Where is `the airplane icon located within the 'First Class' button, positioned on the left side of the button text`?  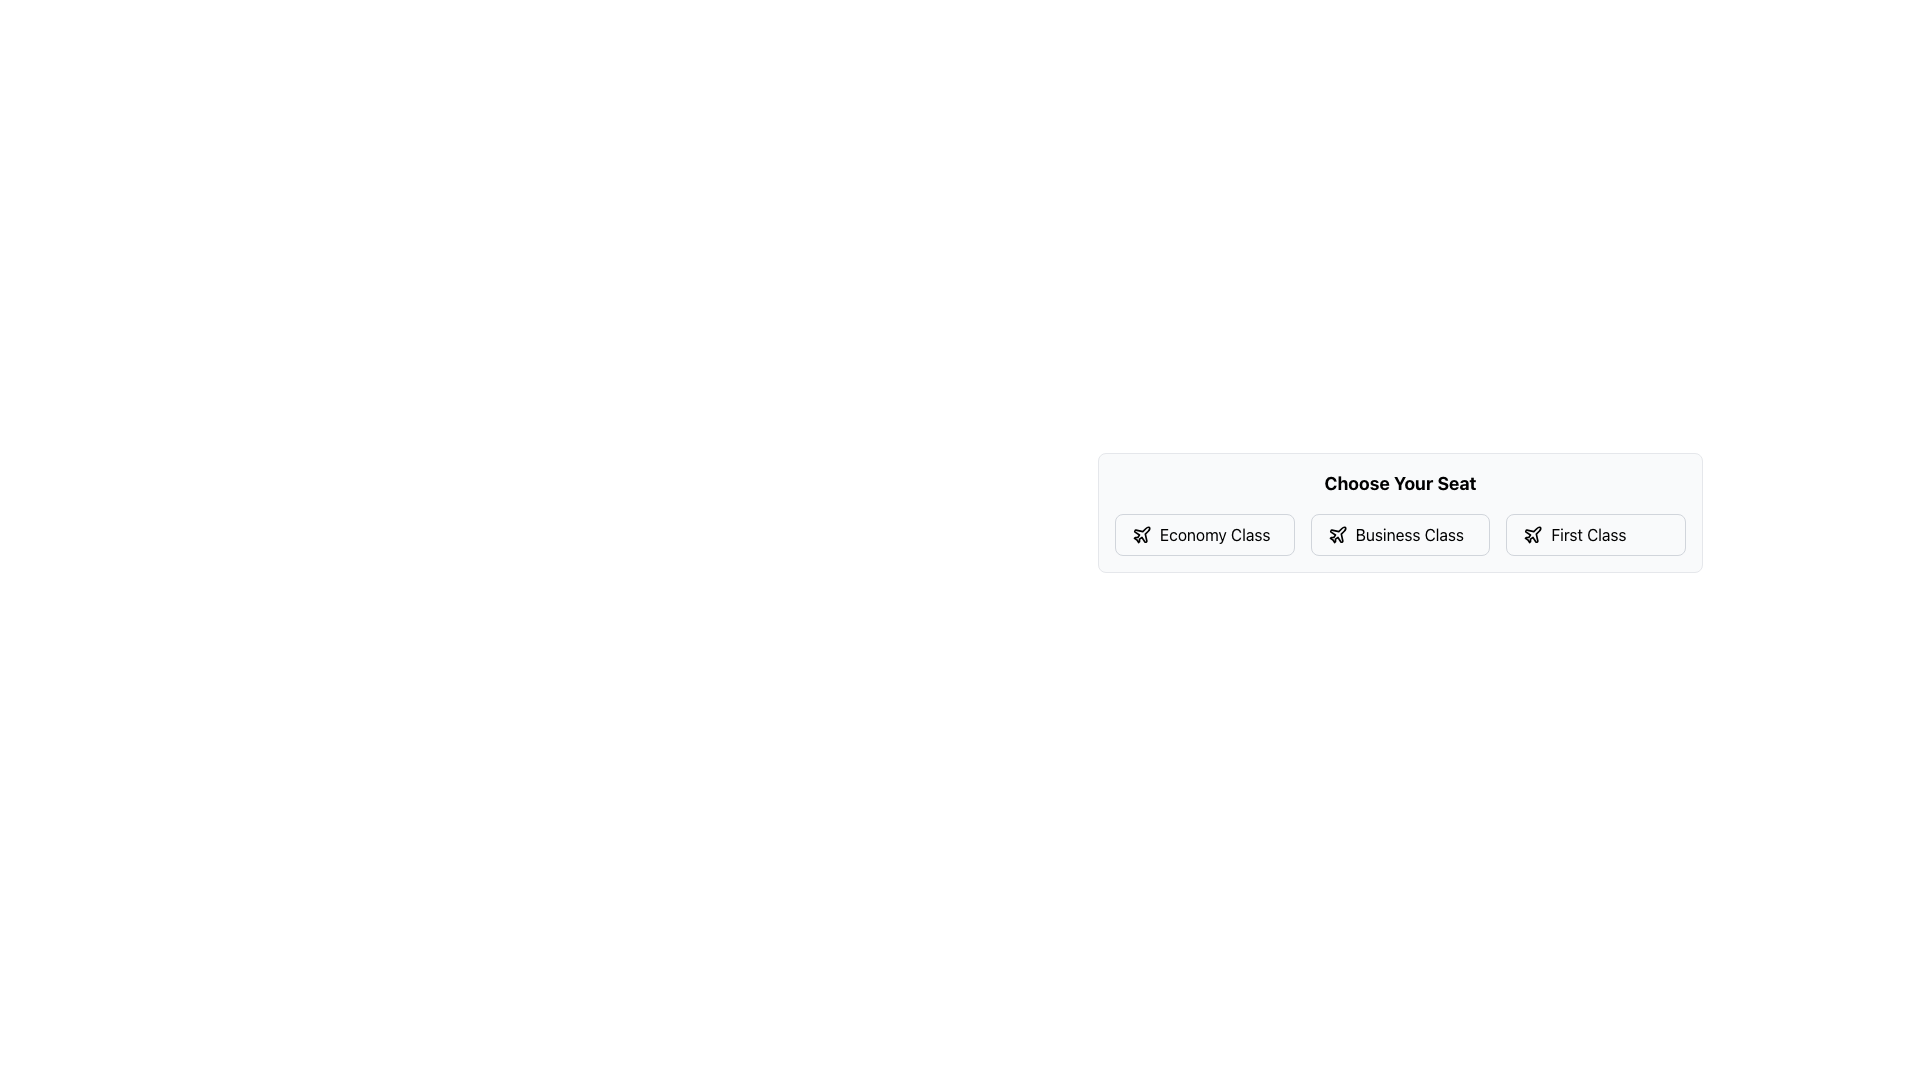
the airplane icon located within the 'First Class' button, positioned on the left side of the button text is located at coordinates (1532, 534).